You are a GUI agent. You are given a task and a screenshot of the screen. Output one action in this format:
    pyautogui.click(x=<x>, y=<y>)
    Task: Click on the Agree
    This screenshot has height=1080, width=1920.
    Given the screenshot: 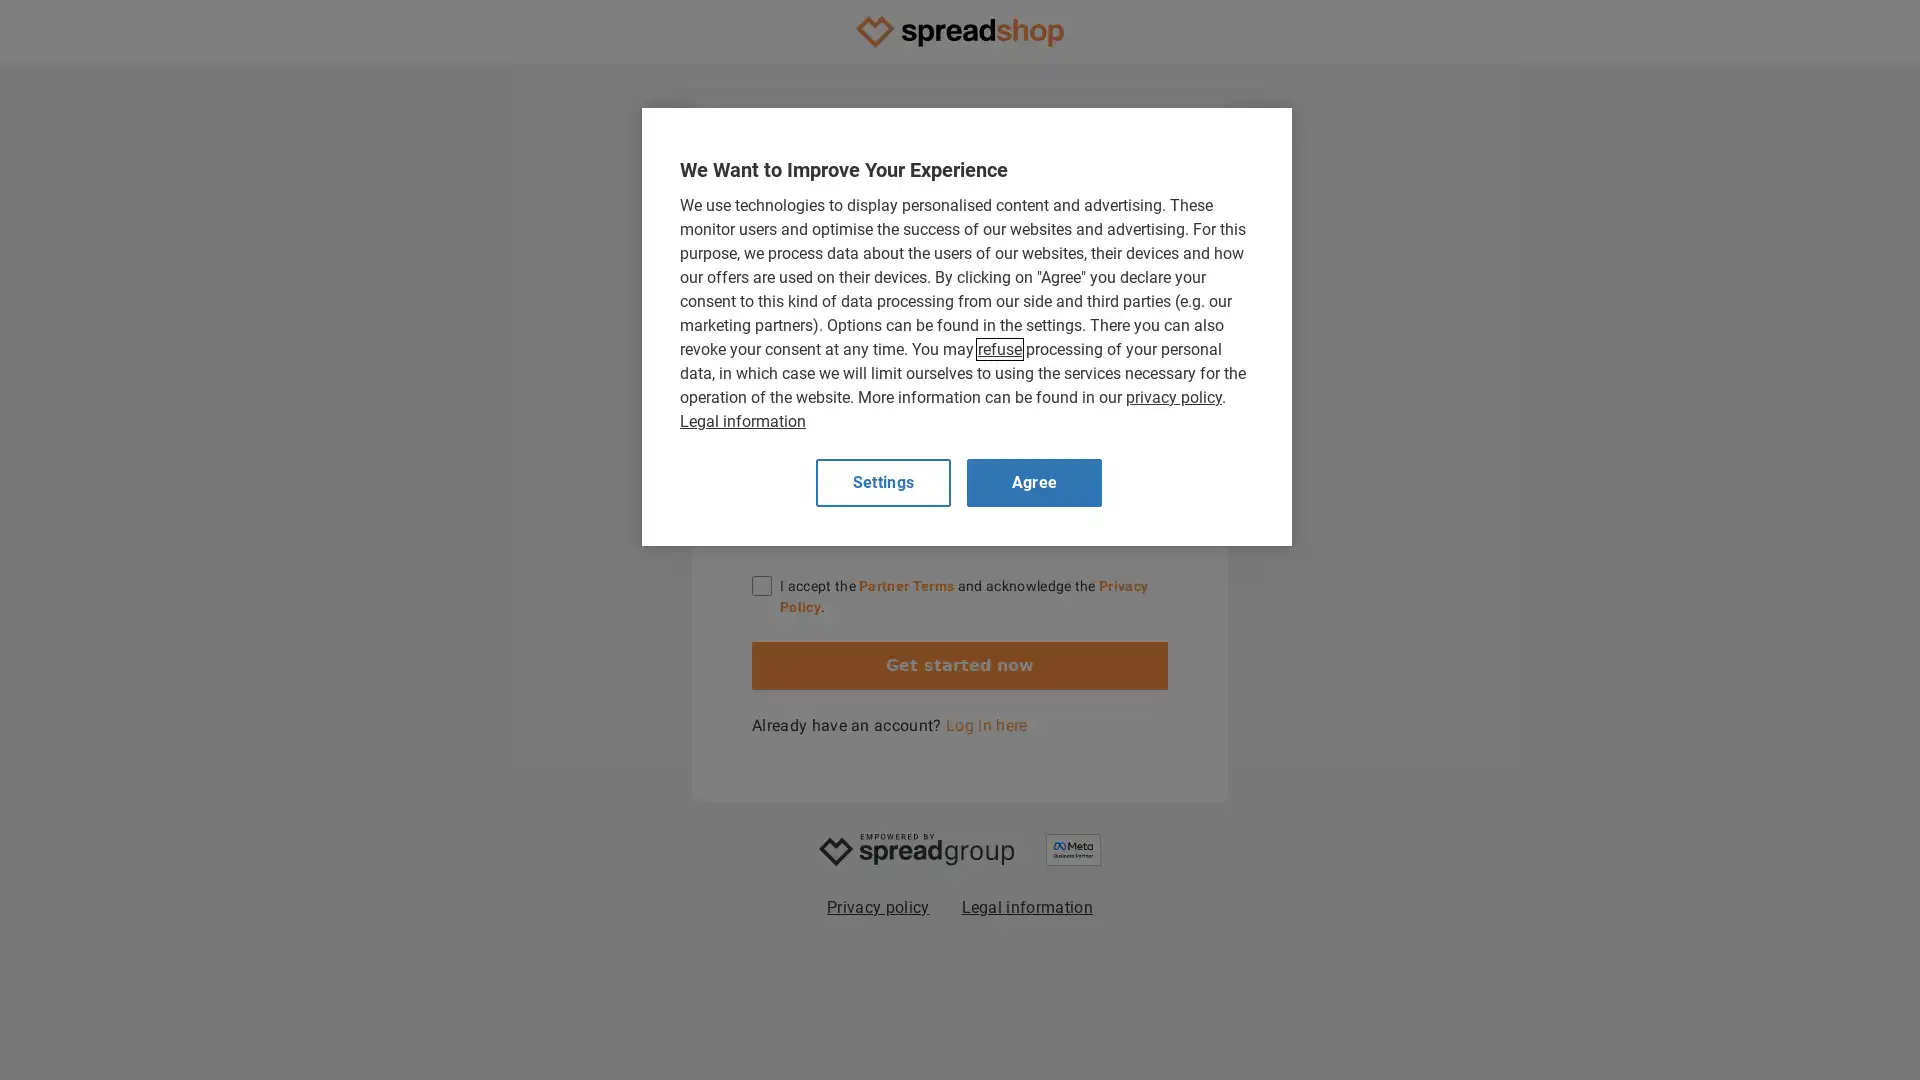 What is the action you would take?
    pyautogui.click(x=1034, y=482)
    